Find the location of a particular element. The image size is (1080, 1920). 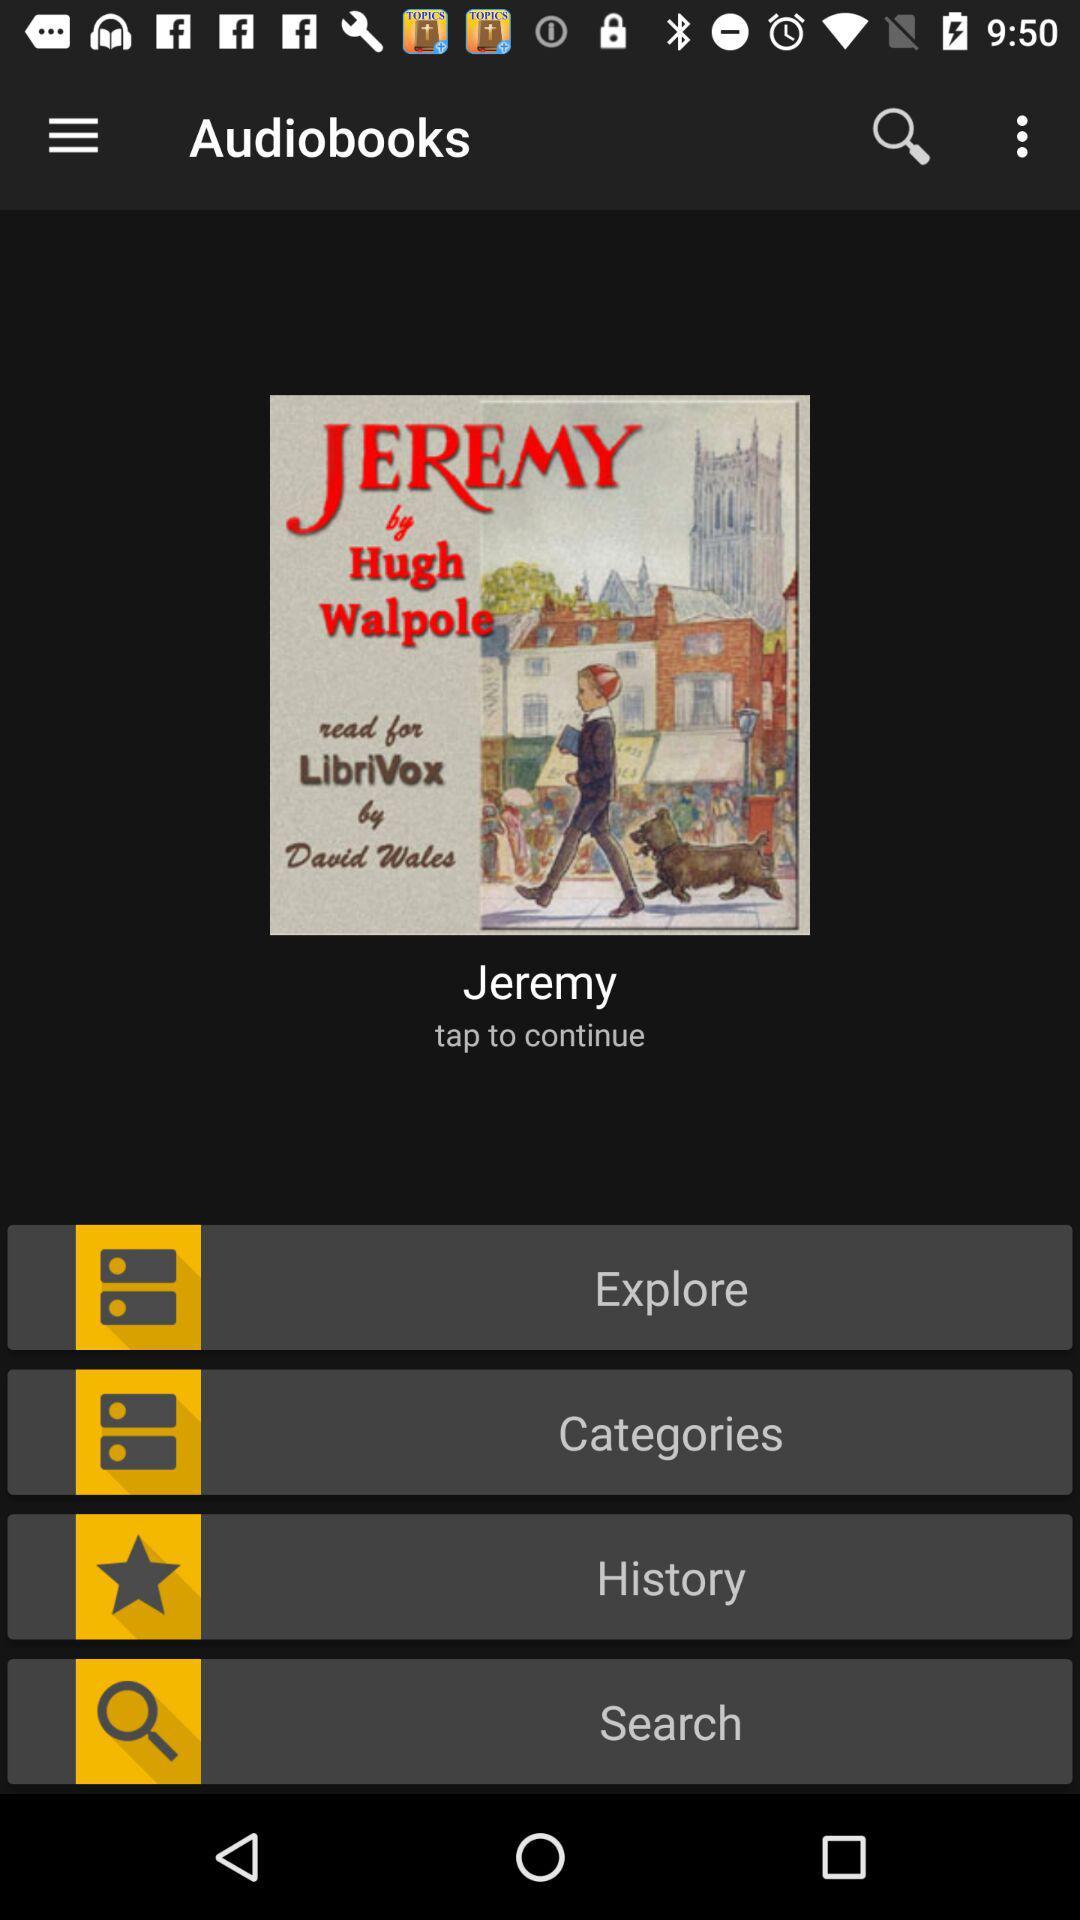

the icon above the jeremy item is located at coordinates (540, 652).